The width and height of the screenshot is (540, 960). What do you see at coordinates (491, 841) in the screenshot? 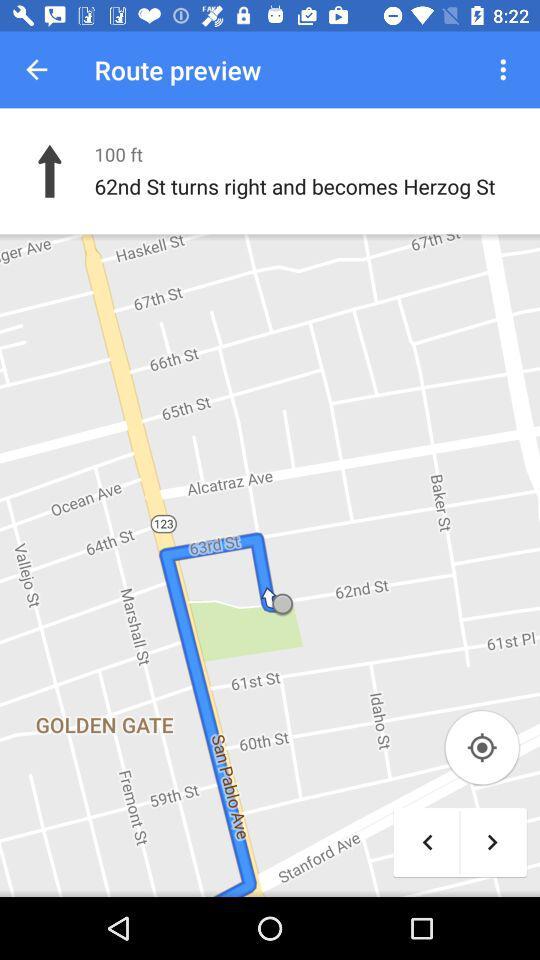
I see `the arrow_forward icon` at bounding box center [491, 841].